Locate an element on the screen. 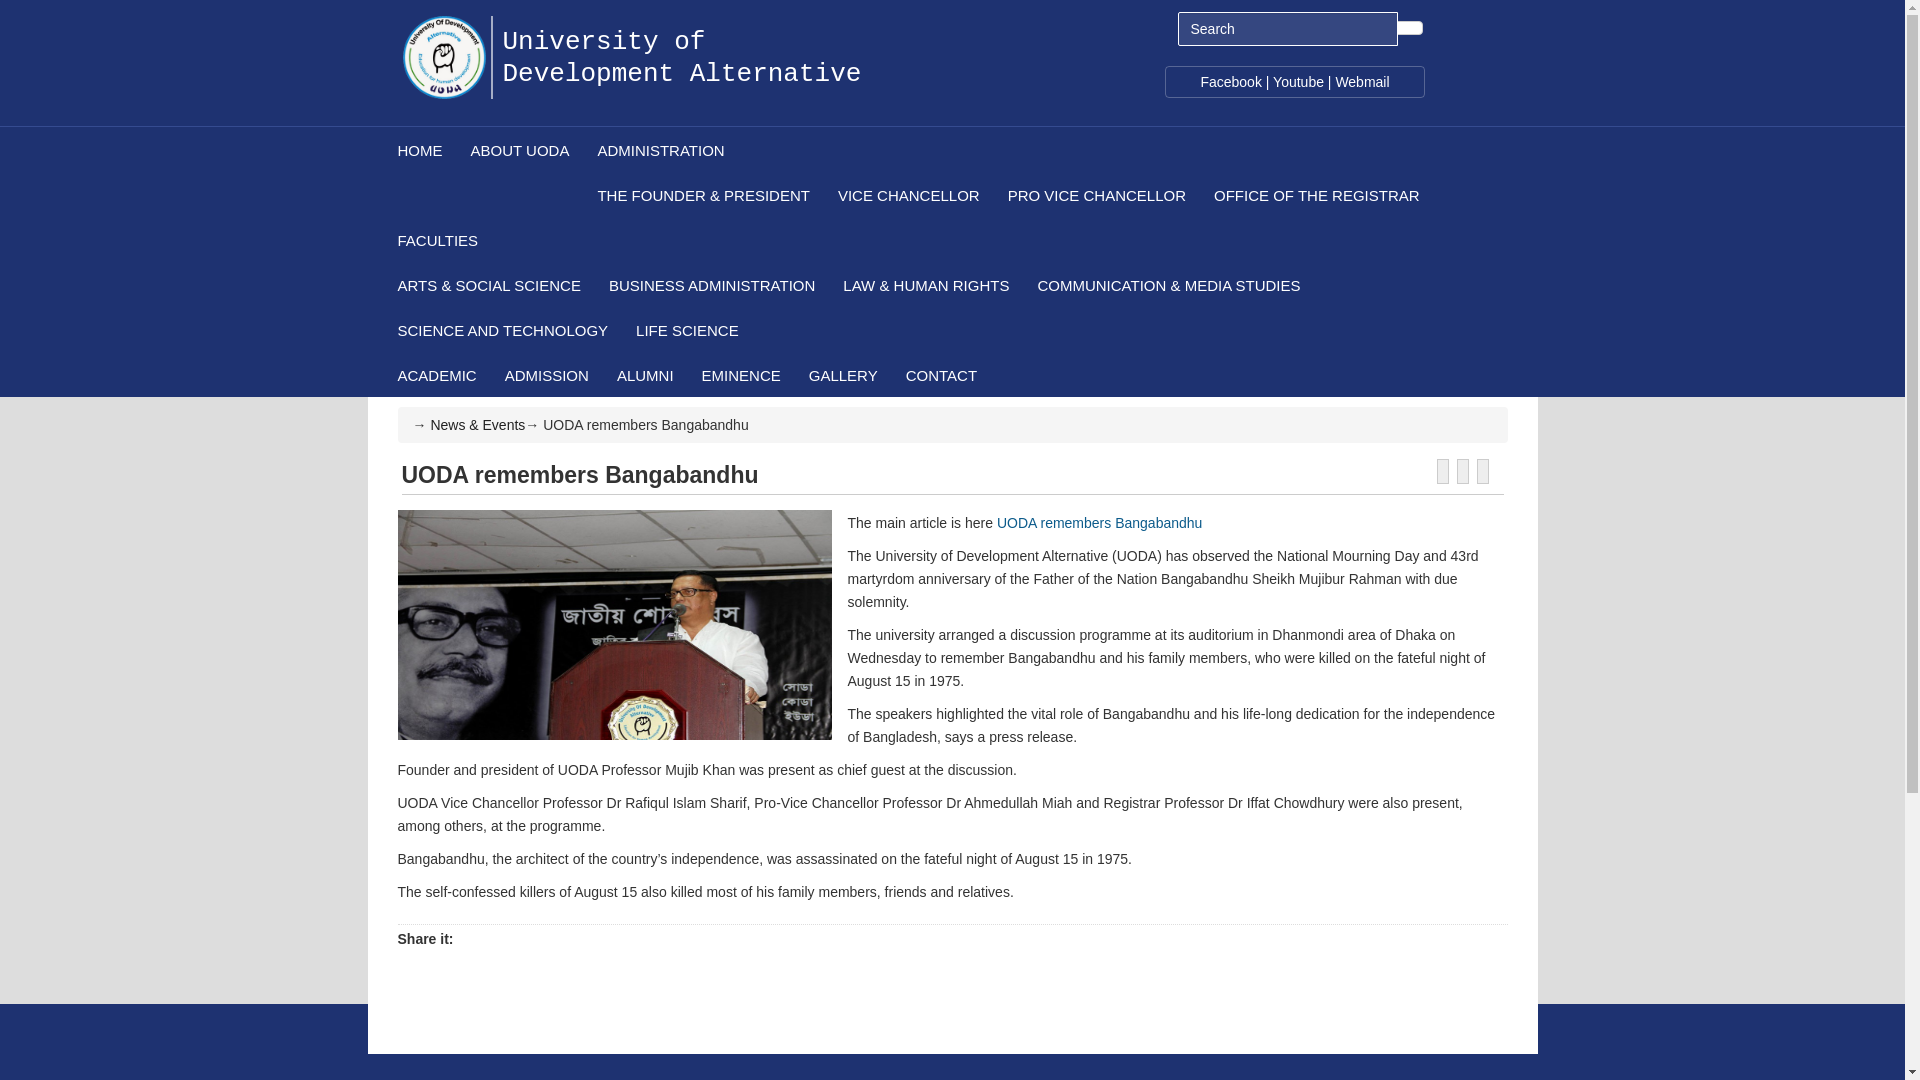  'LIFE SCIENCE' is located at coordinates (686, 328).